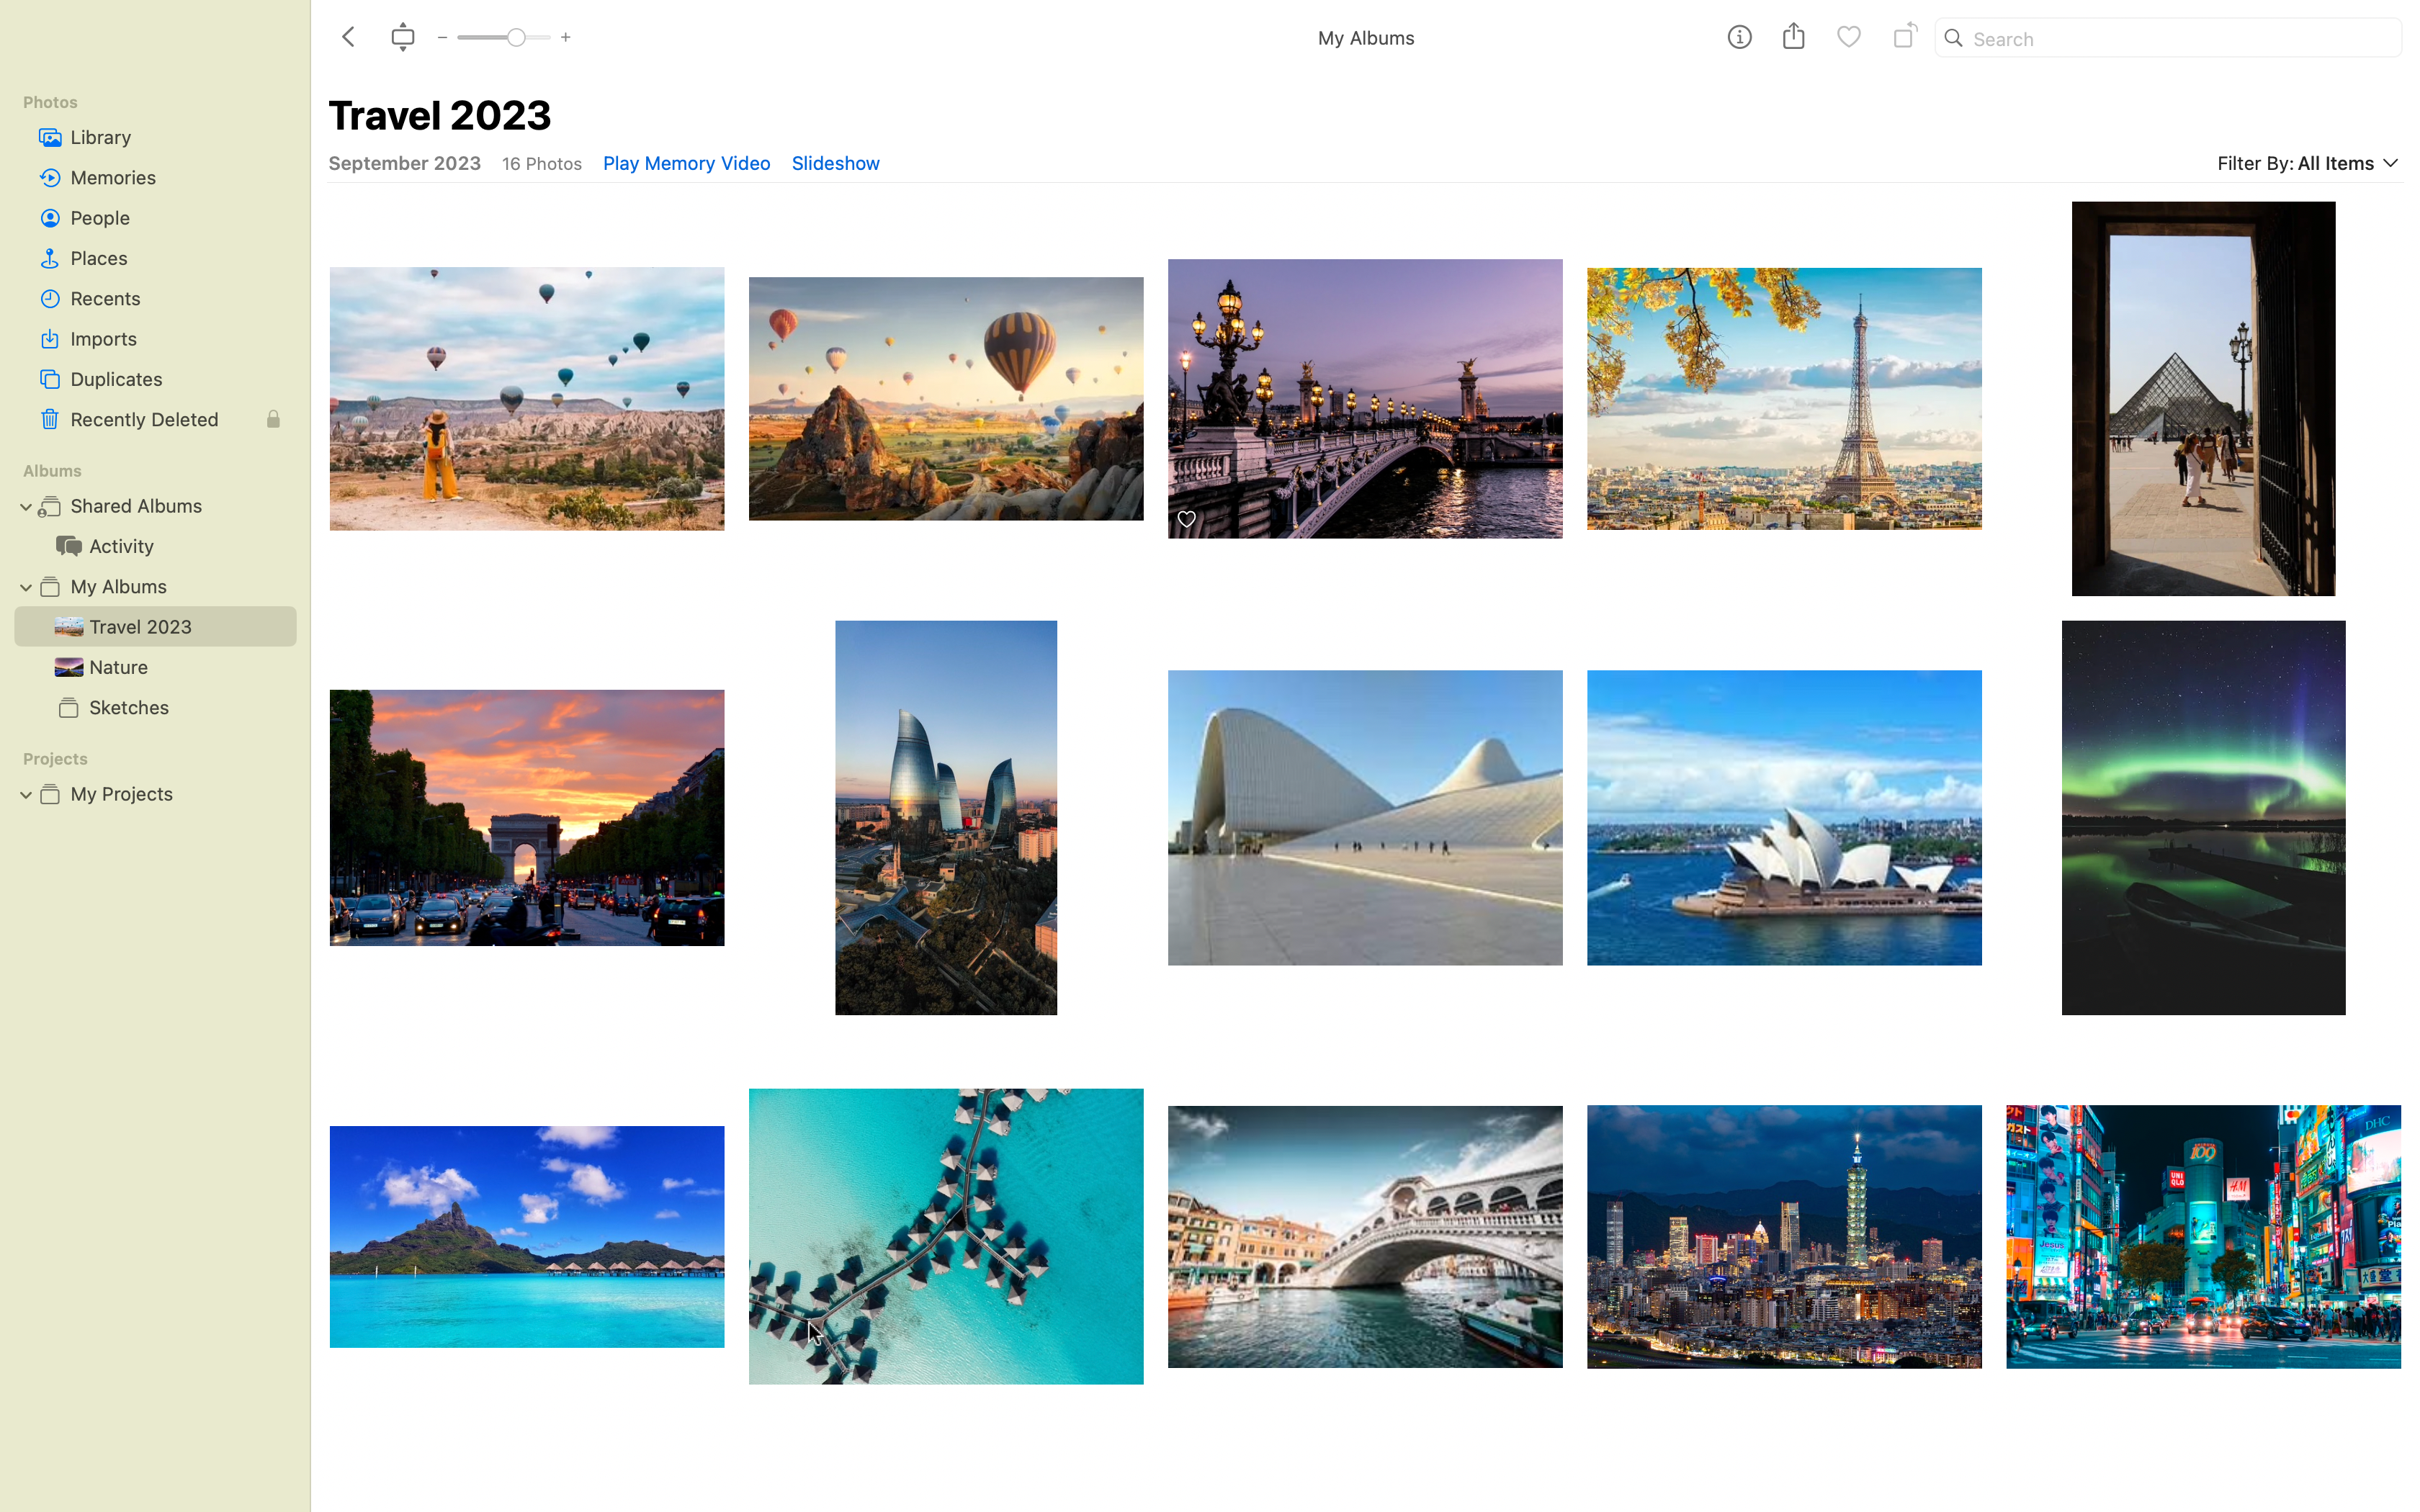  I want to click on the picture of Louvre, so click(2202, 394).